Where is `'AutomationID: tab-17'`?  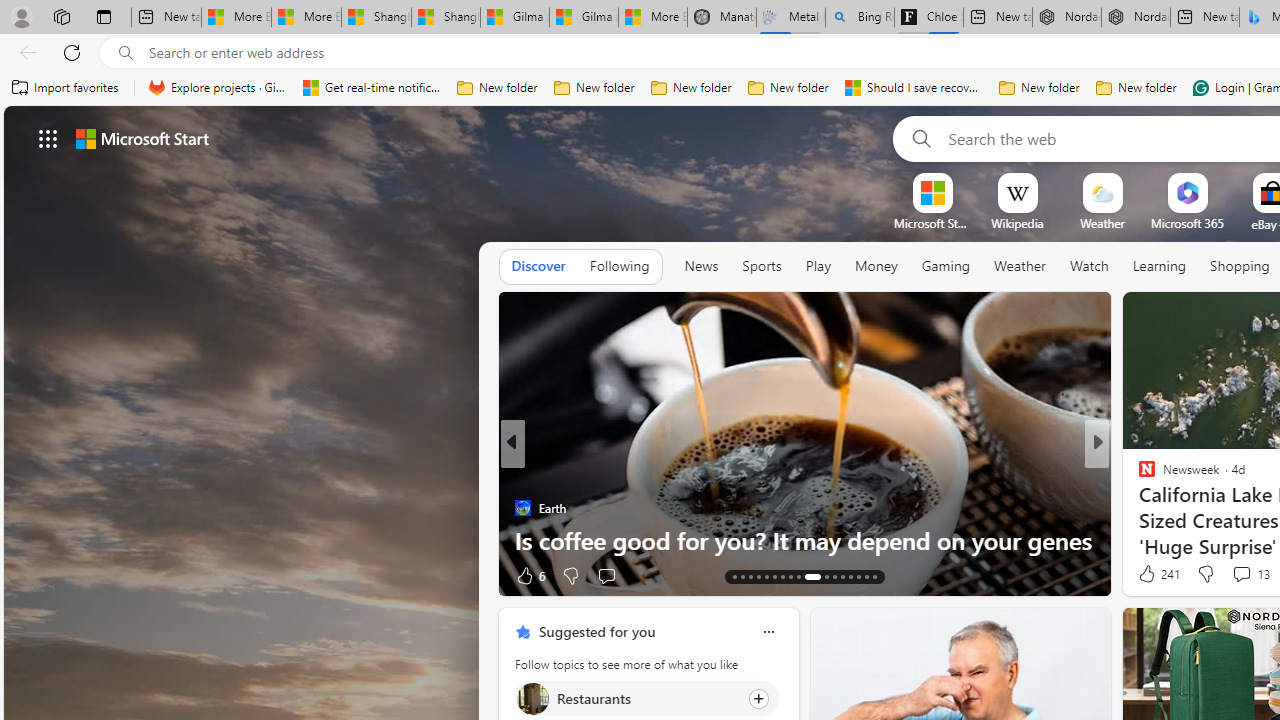
'AutomationID: tab-17' is located at coordinates (765, 577).